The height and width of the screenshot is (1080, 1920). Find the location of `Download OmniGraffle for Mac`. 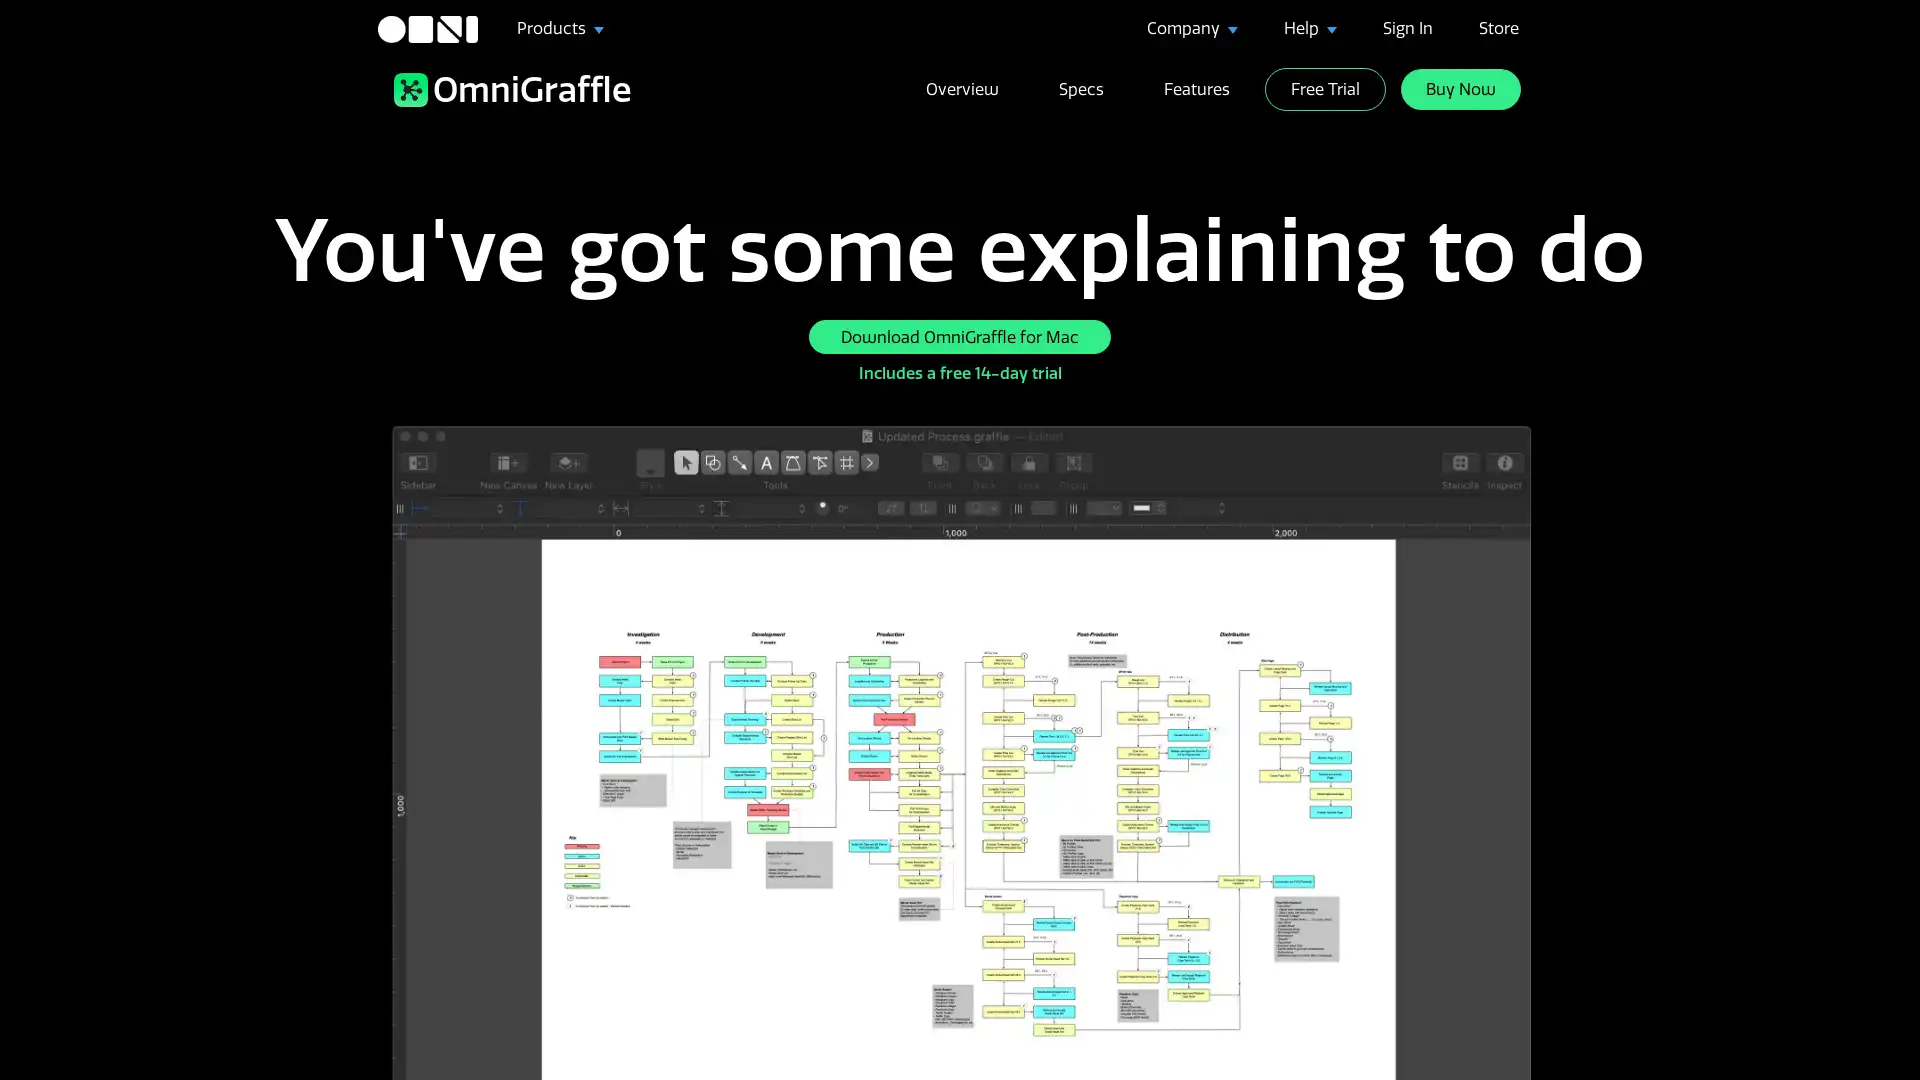

Download OmniGraffle for Mac is located at coordinates (960, 335).